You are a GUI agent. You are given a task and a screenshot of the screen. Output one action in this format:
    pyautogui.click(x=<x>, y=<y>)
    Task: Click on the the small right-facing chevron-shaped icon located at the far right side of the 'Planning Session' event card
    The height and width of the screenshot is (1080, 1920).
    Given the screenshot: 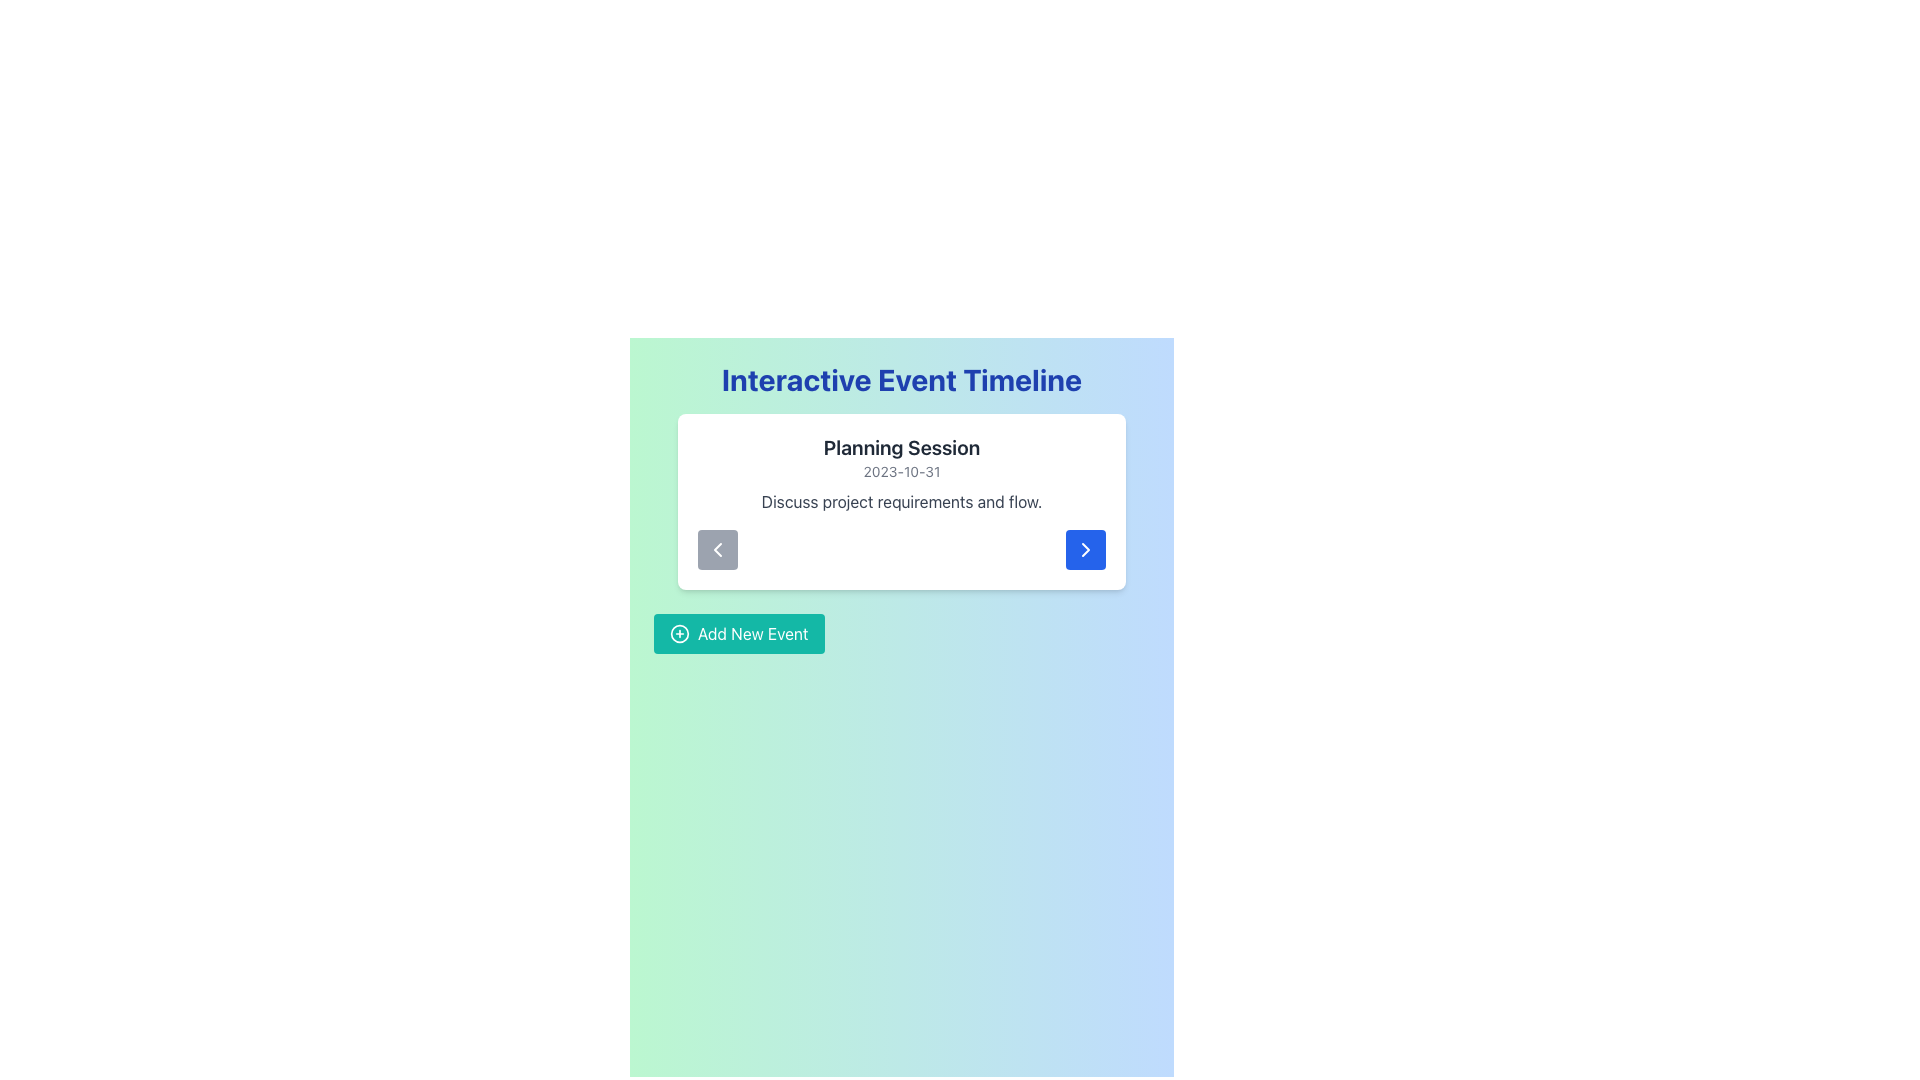 What is the action you would take?
    pyautogui.click(x=1084, y=550)
    